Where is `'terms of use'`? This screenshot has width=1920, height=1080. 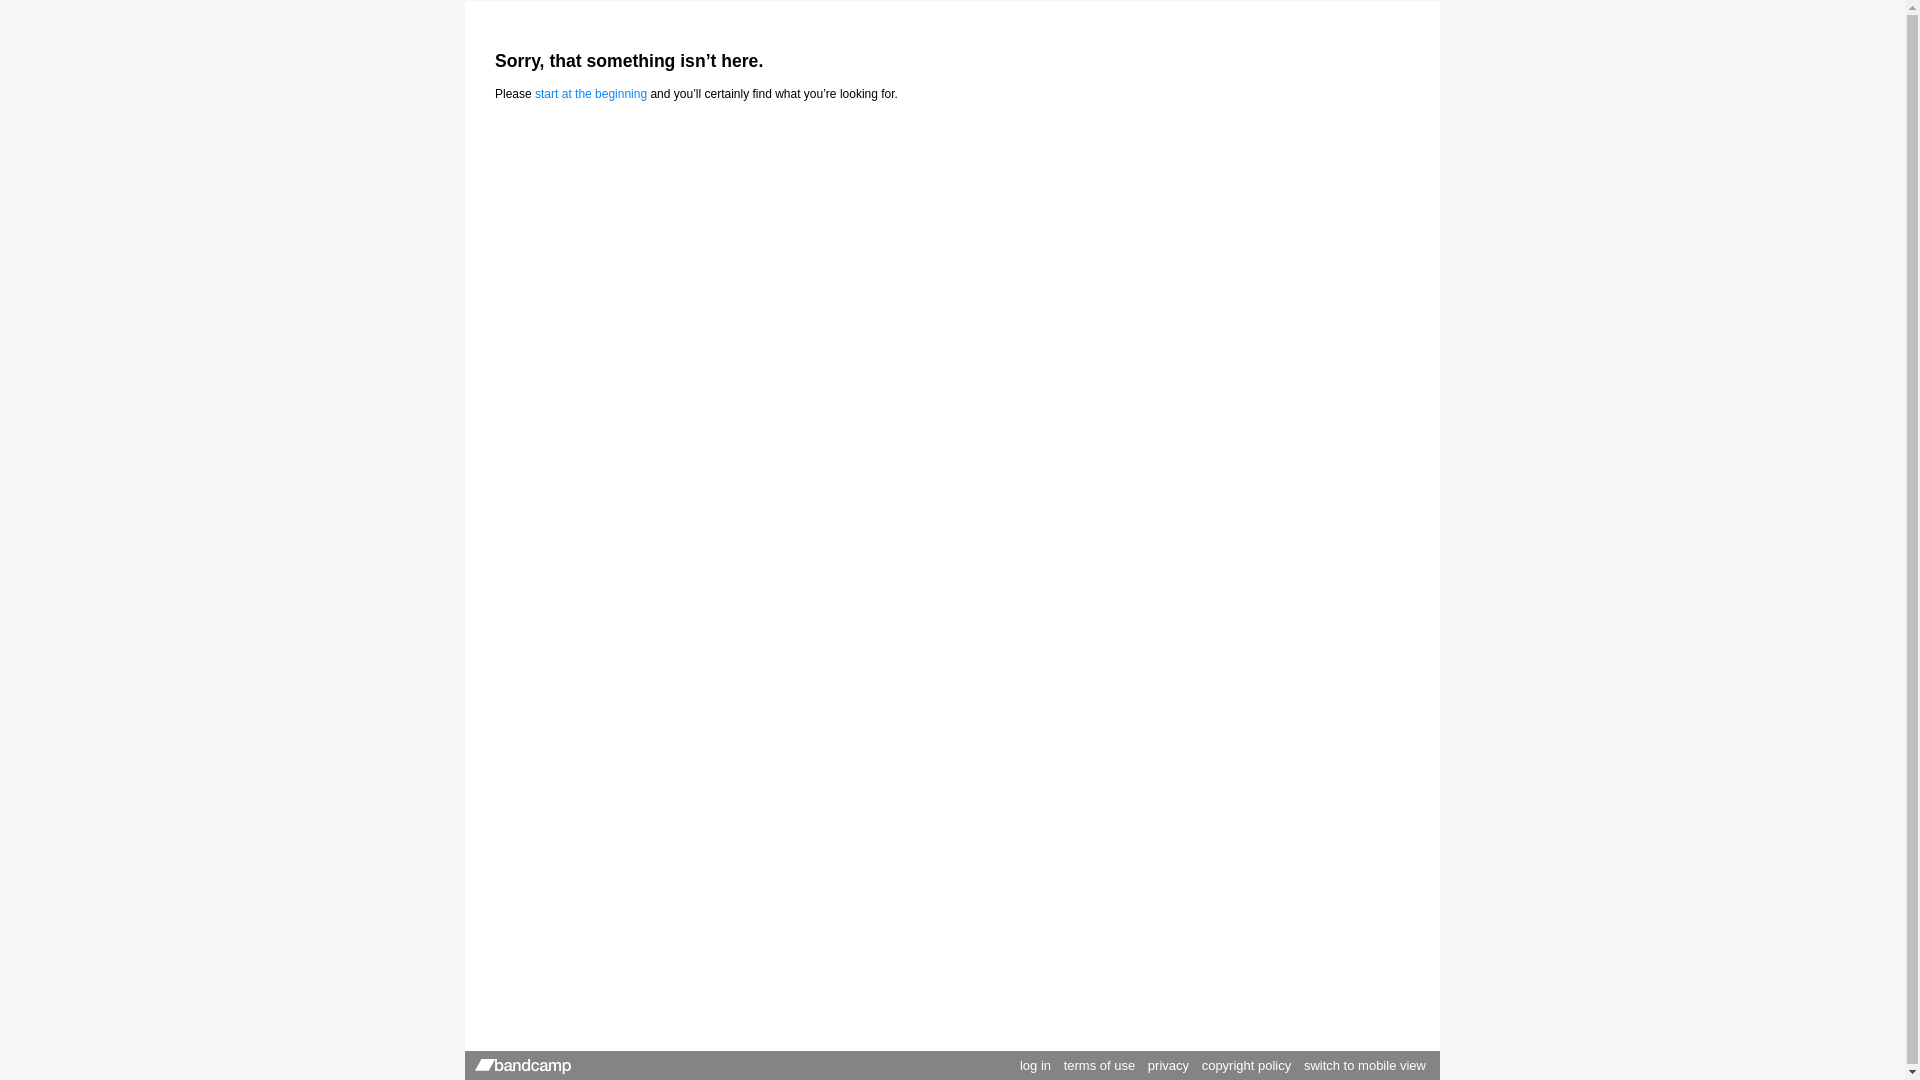
'terms of use' is located at coordinates (1098, 1064).